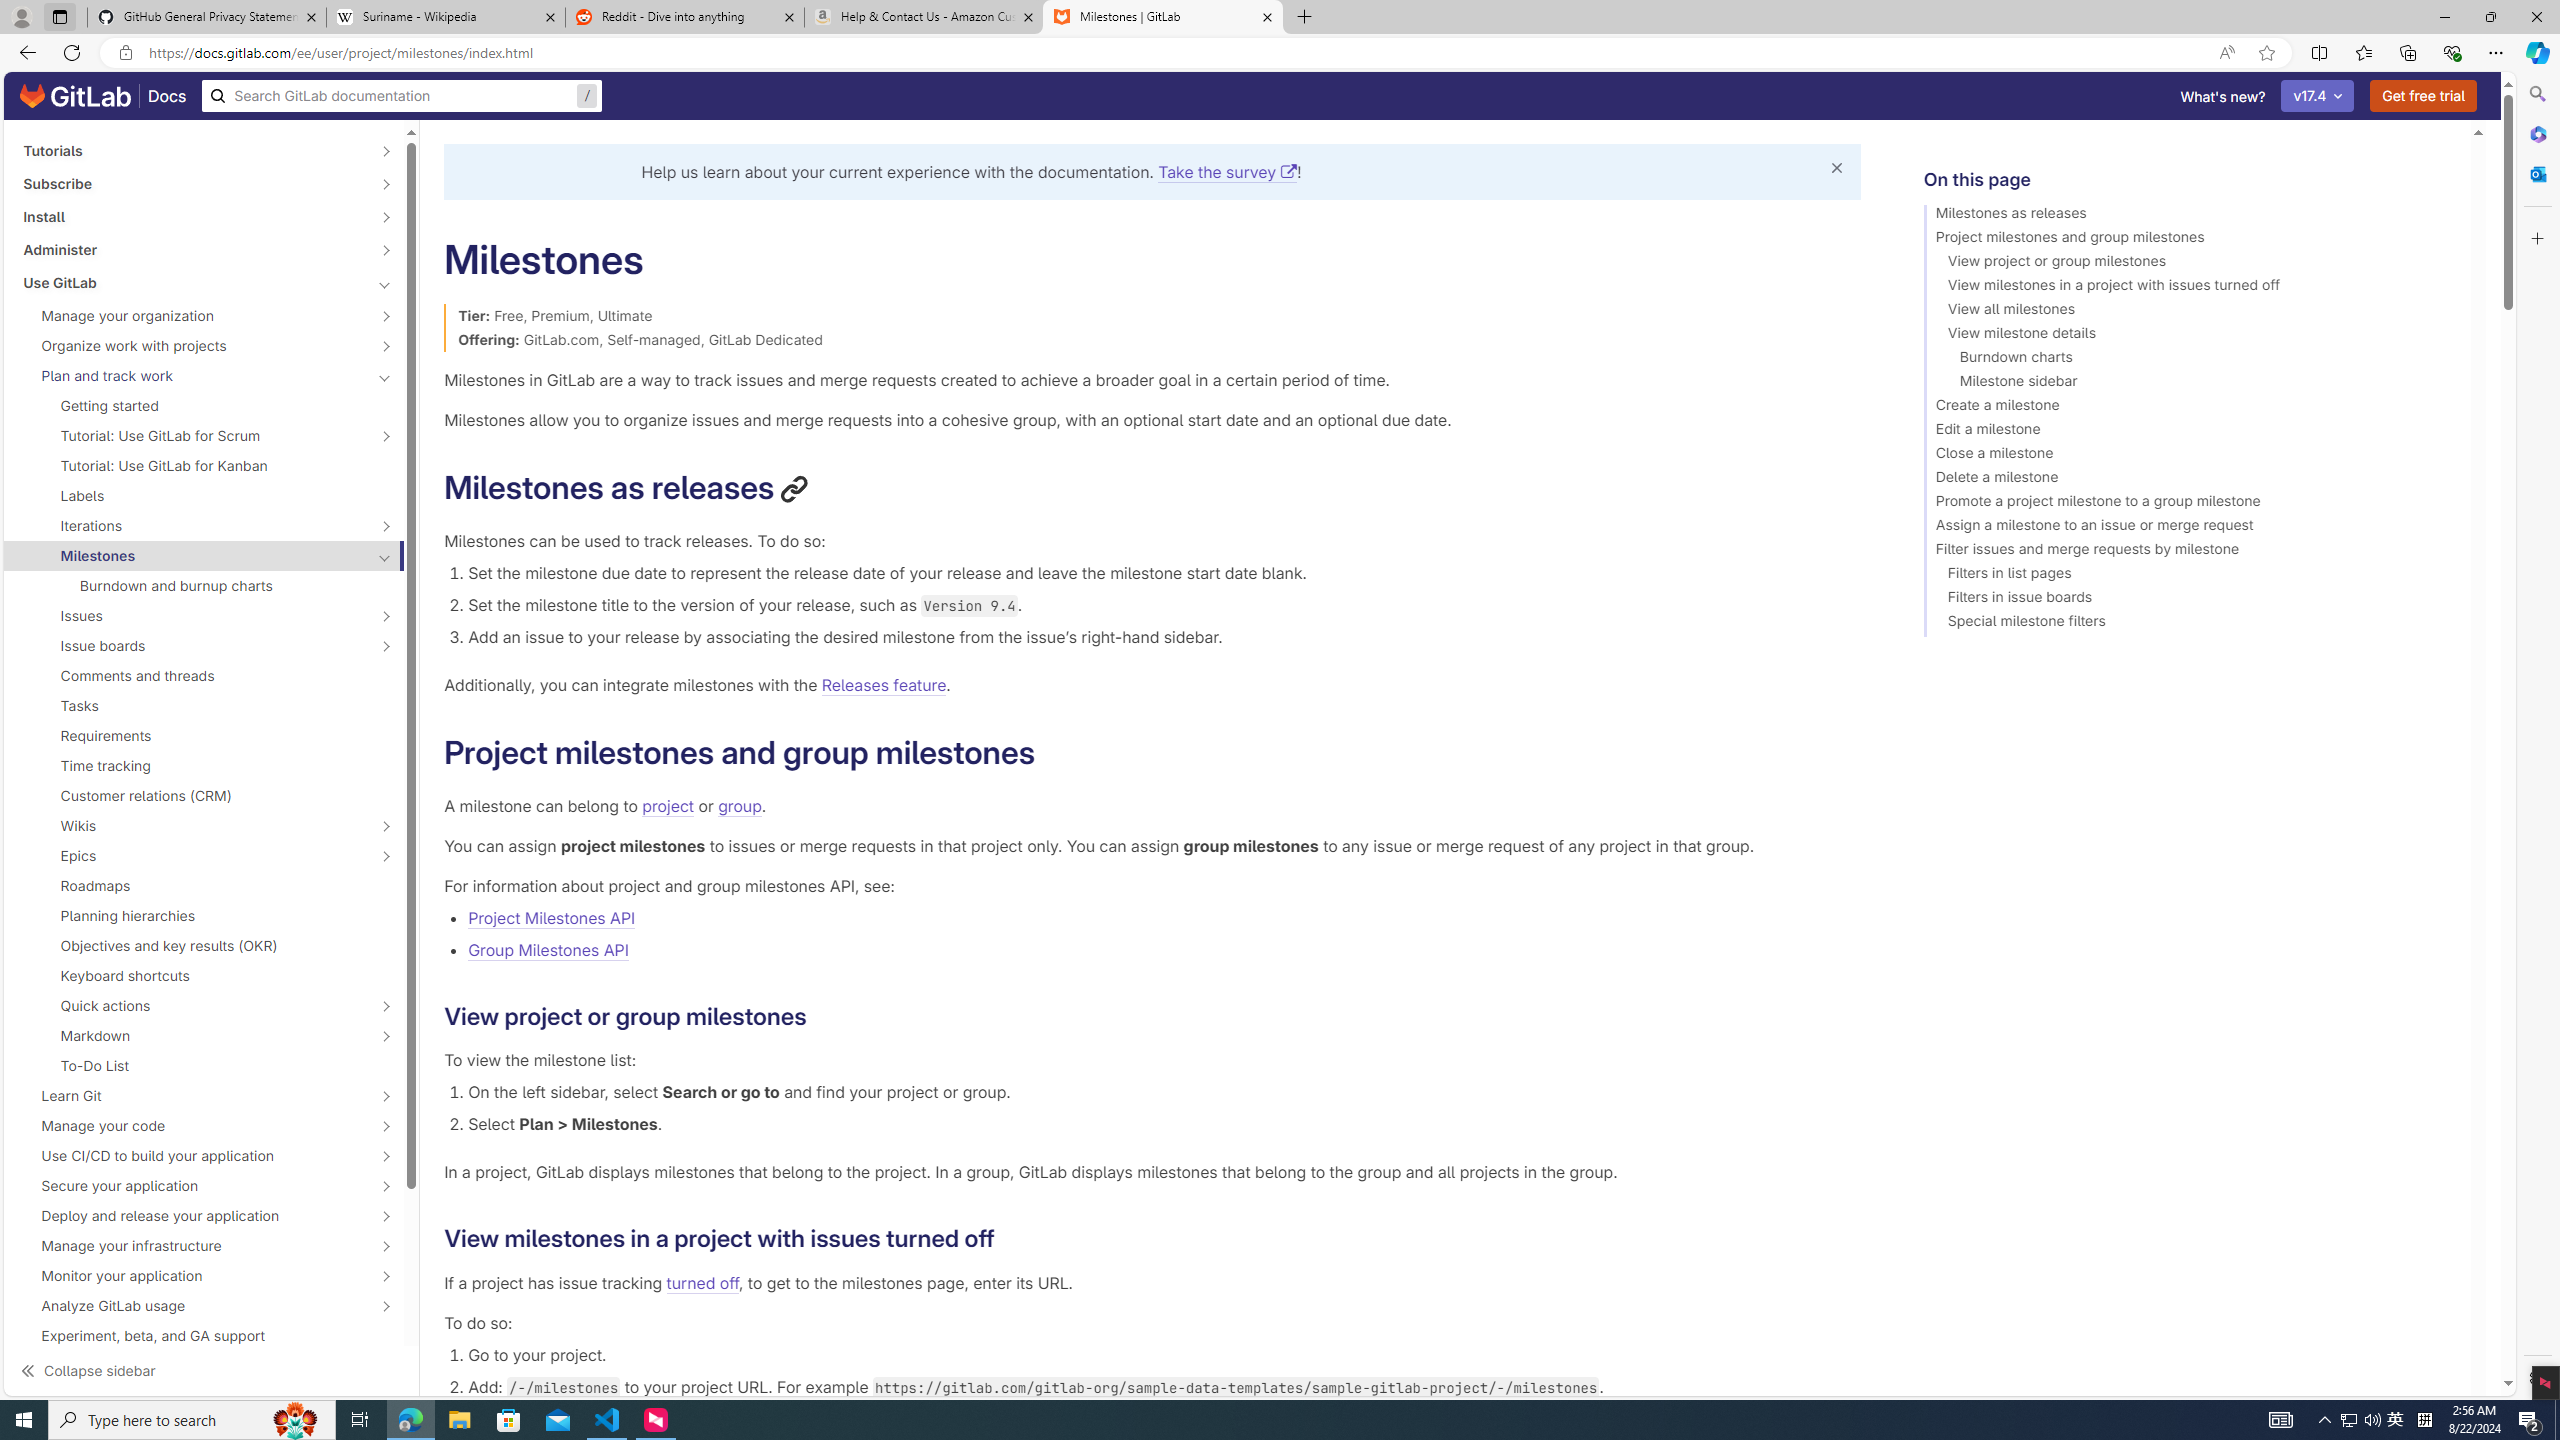 This screenshot has height=1440, width=2560. What do you see at coordinates (701, 1282) in the screenshot?
I see `'turned off'` at bounding box center [701, 1282].